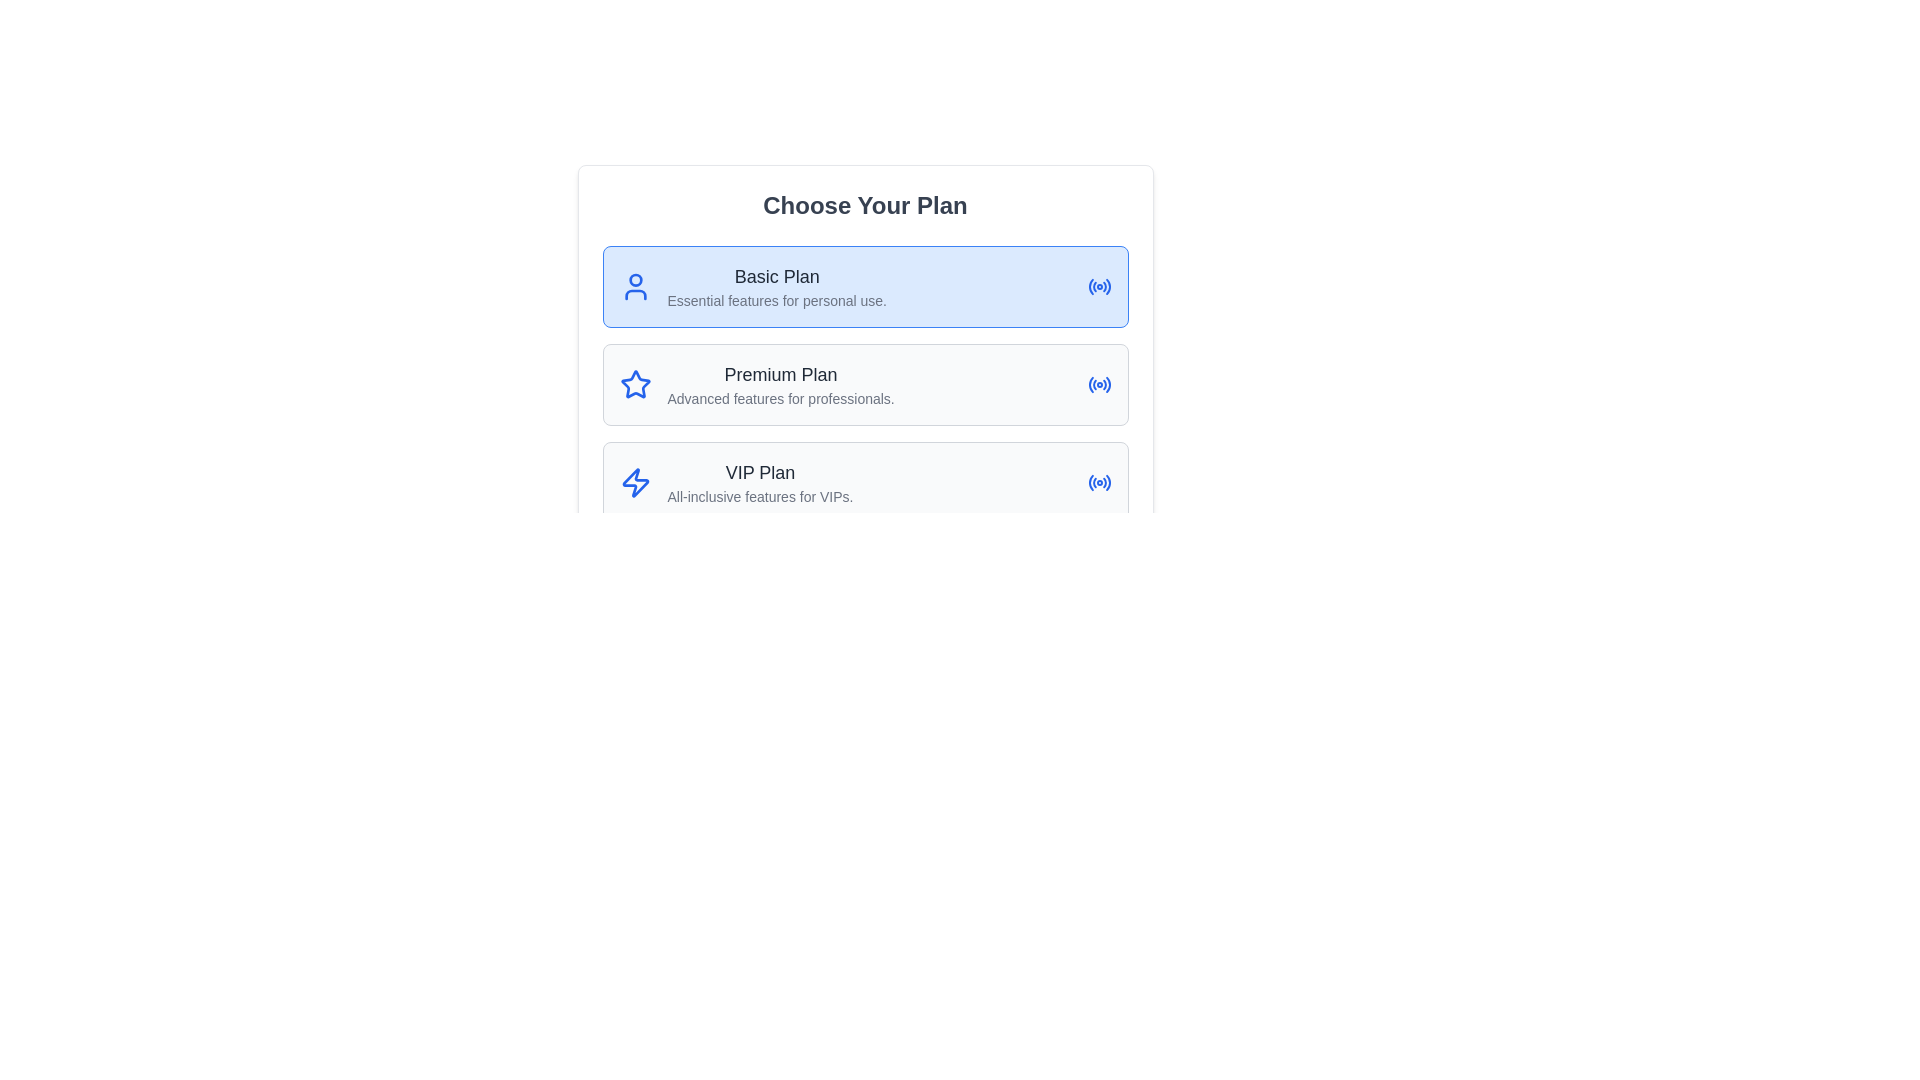 Image resolution: width=1920 pixels, height=1080 pixels. I want to click on informational text block labeled 'VIP Plan' which is the third option in the list of selectable plans, so click(759, 482).